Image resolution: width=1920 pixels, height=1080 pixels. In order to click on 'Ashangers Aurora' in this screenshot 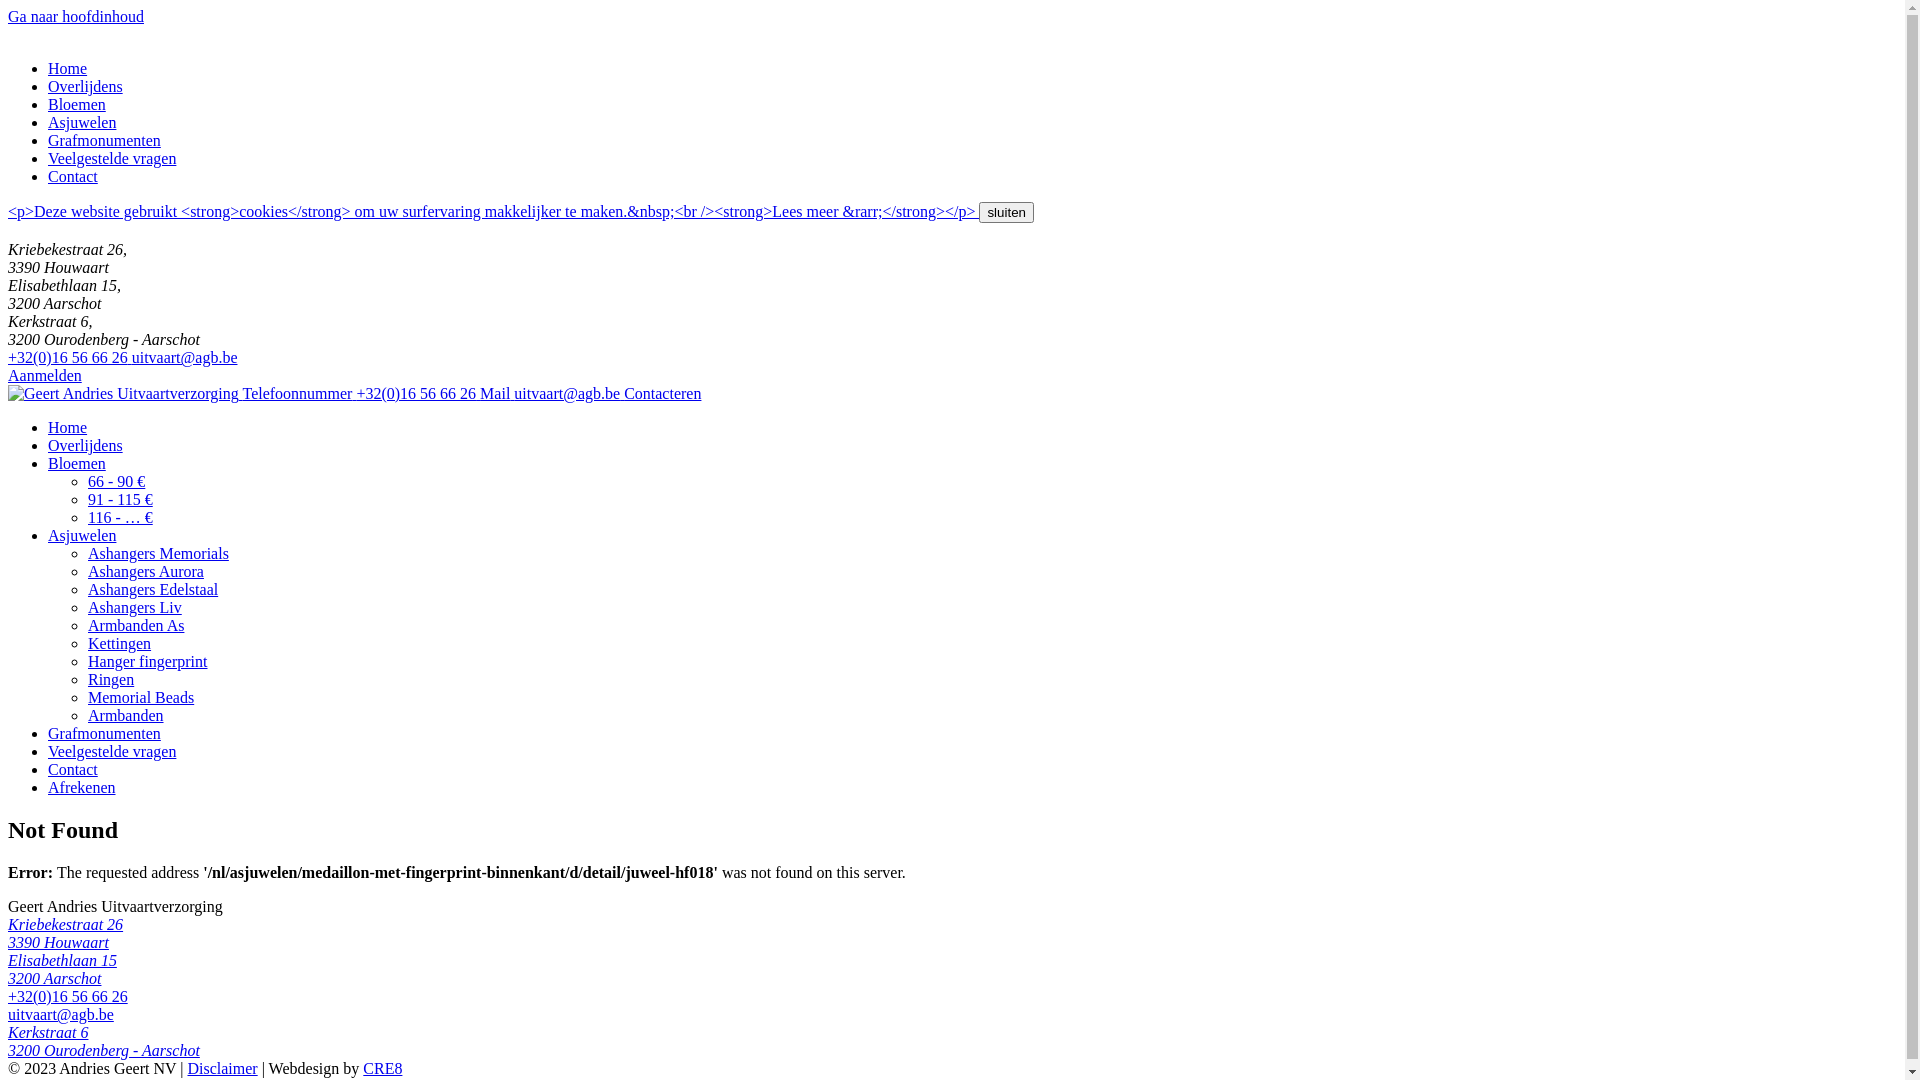, I will do `click(86, 571)`.